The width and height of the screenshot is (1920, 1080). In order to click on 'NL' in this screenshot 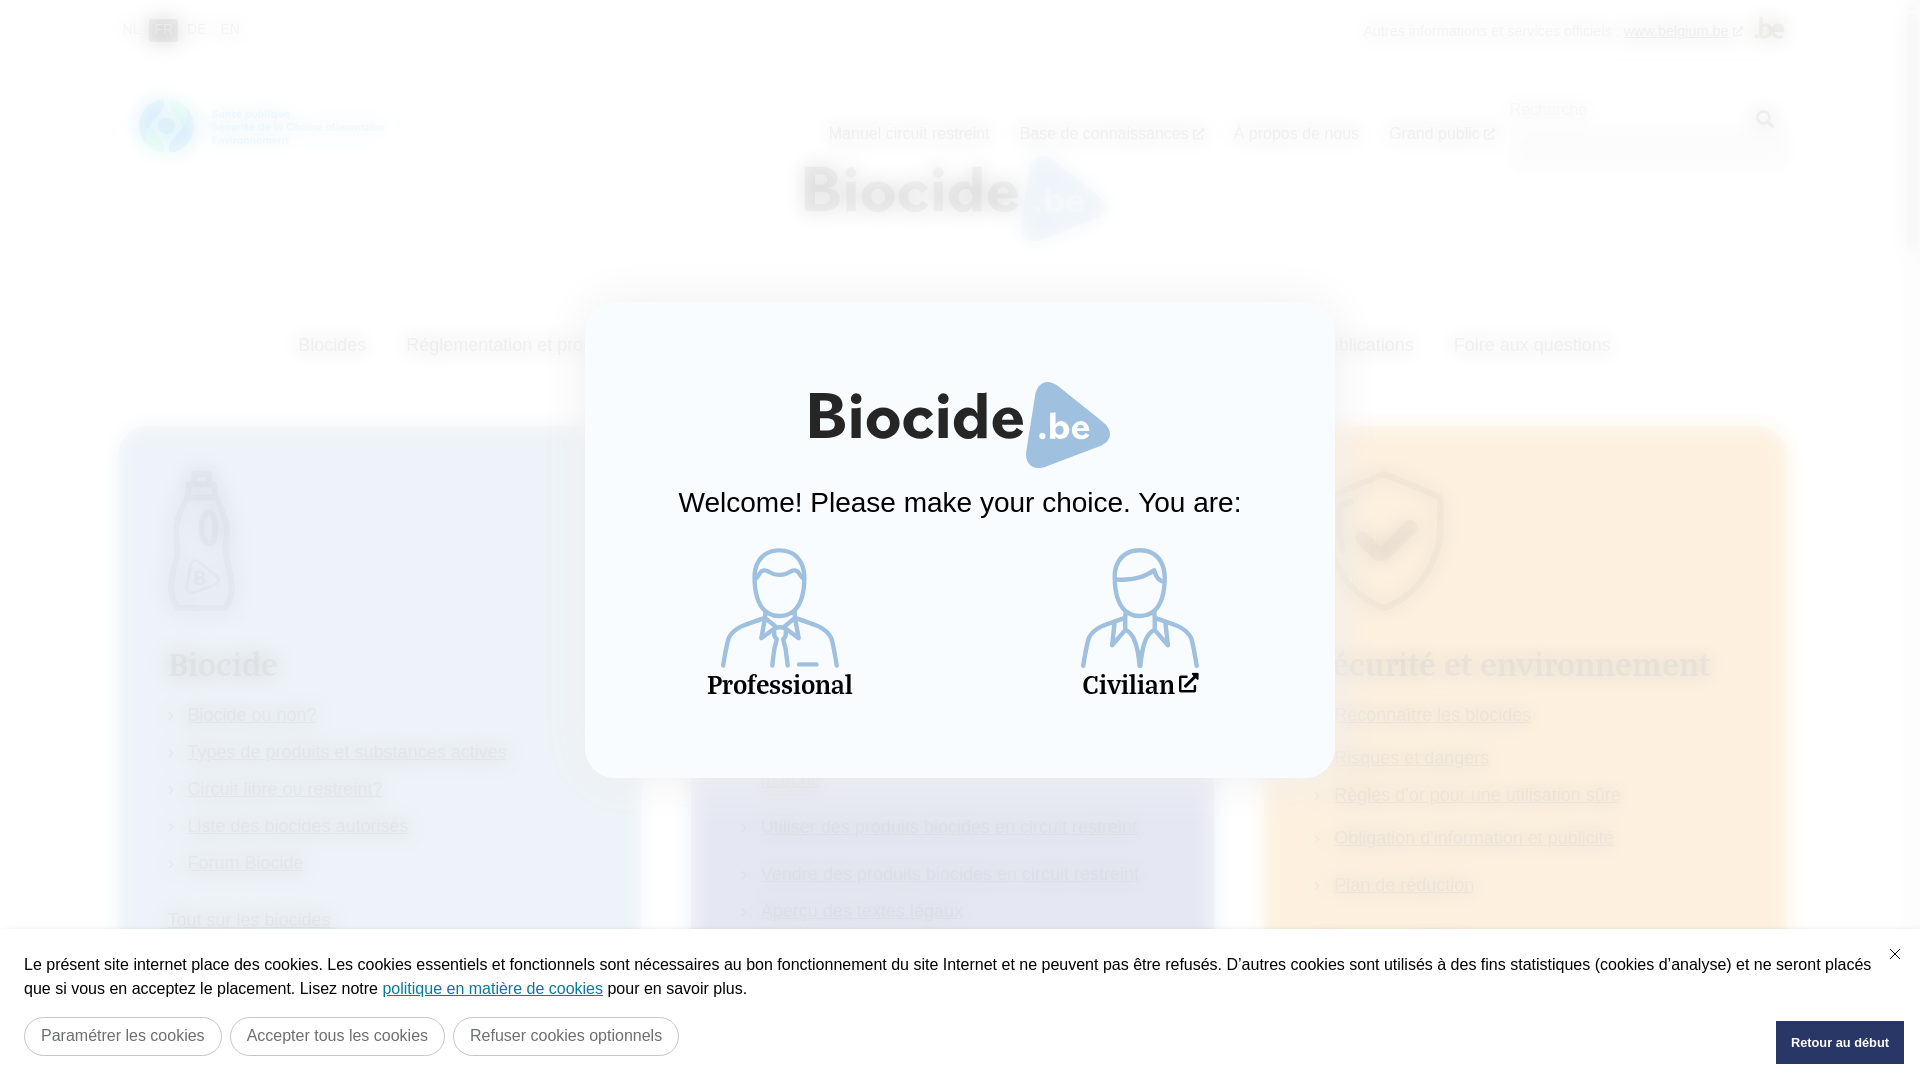, I will do `click(130, 29)`.